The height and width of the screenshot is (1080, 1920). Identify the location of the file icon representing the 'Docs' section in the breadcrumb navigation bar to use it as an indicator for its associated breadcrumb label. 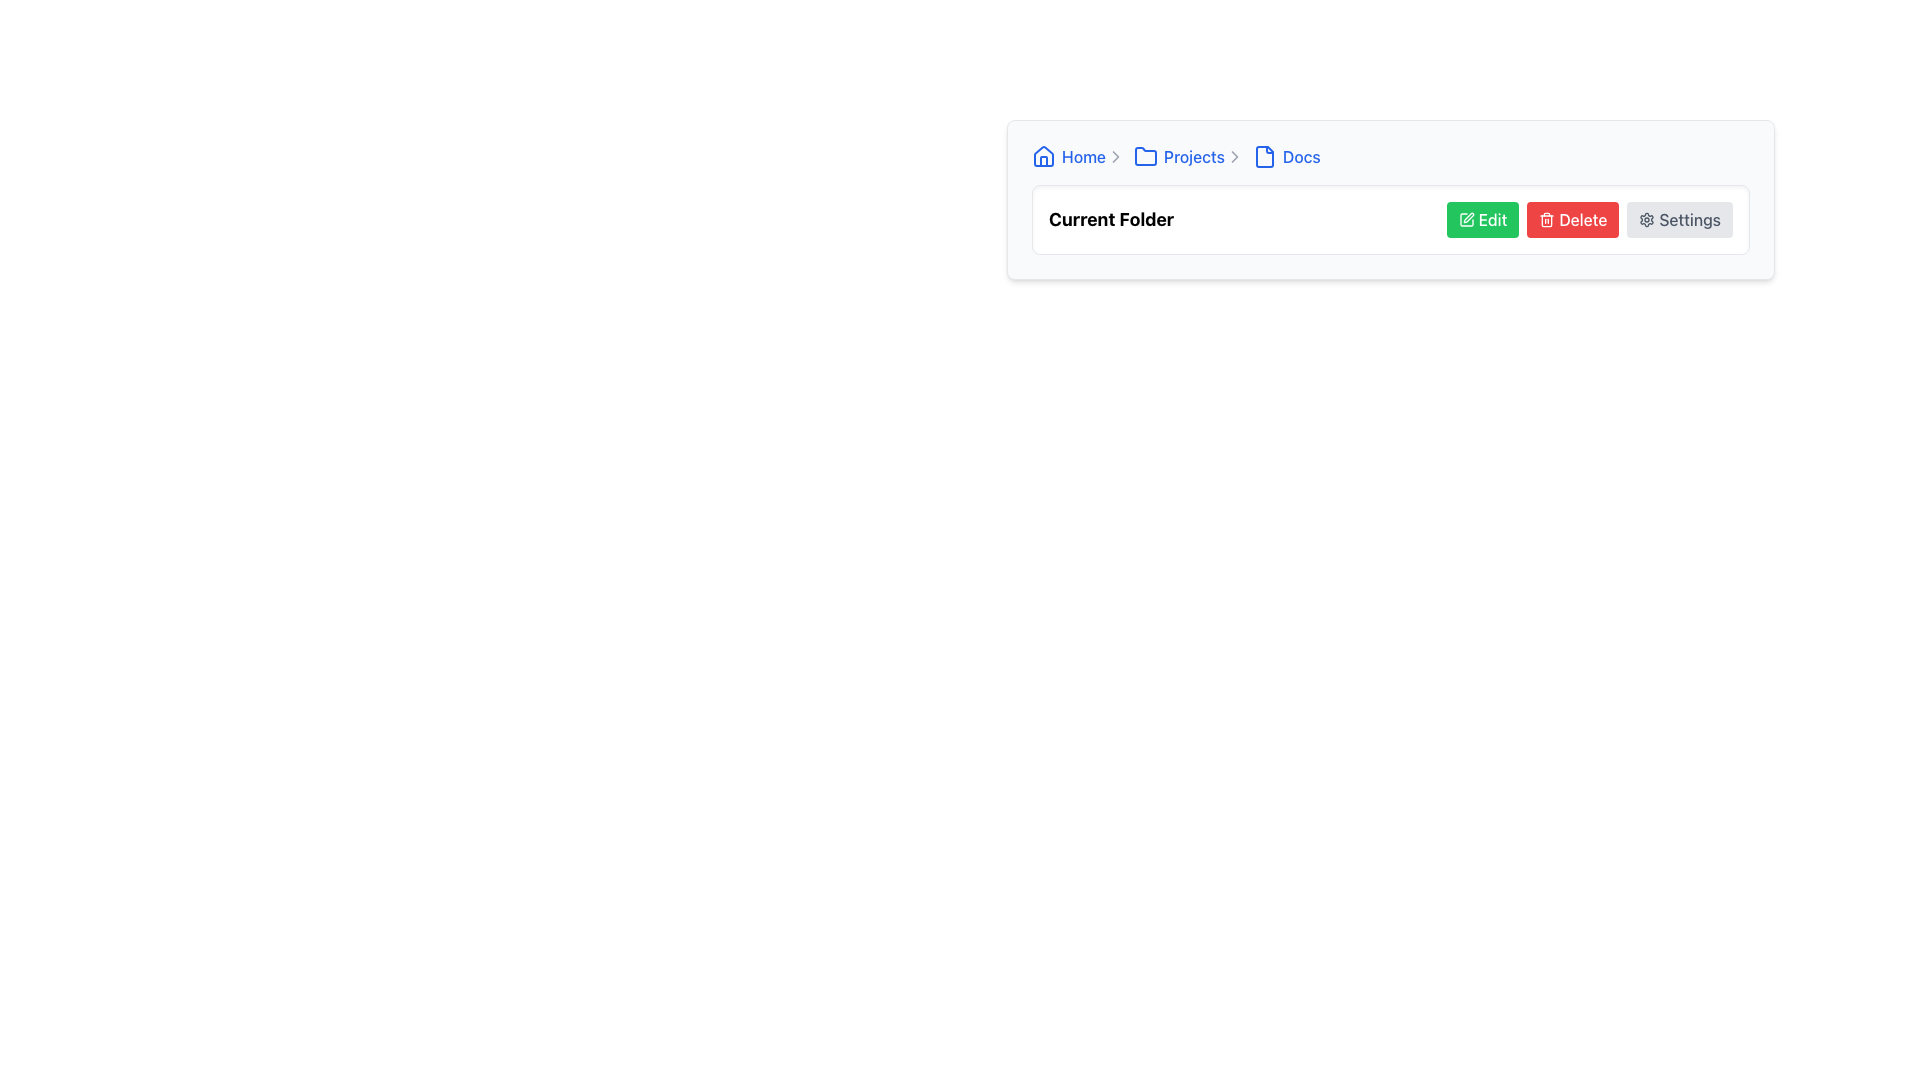
(1263, 156).